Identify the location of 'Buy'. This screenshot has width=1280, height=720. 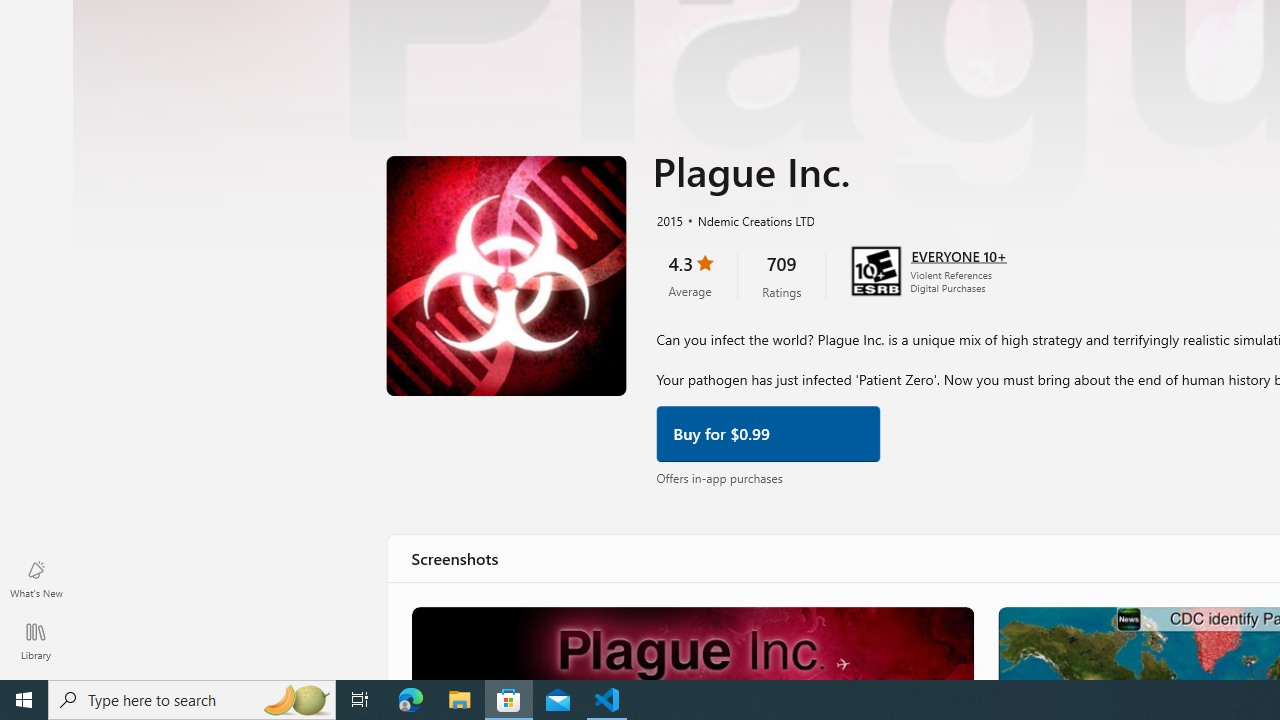
(767, 431).